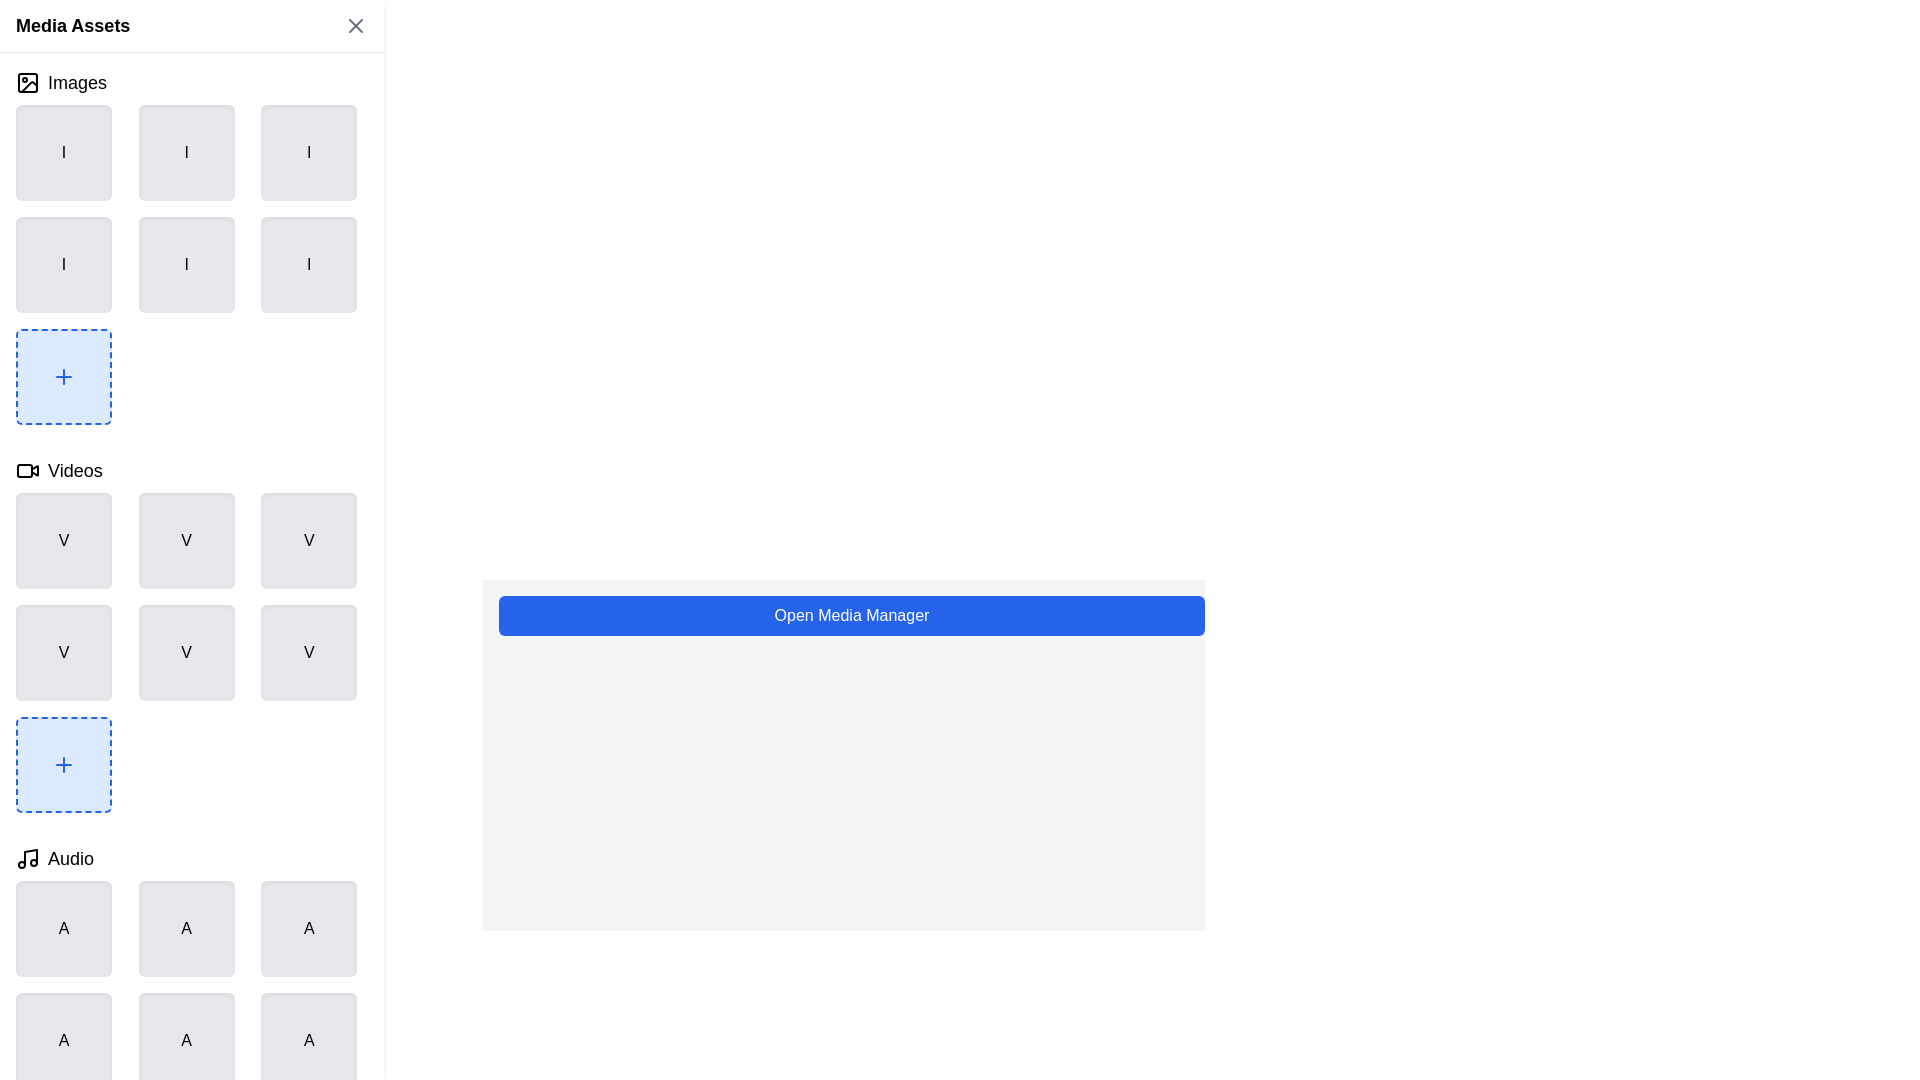  What do you see at coordinates (186, 540) in the screenshot?
I see `the grid item placeholder located in the second row and second column under the 'Videos' section, which is adjacent to blocks containing the letter 'V'` at bounding box center [186, 540].